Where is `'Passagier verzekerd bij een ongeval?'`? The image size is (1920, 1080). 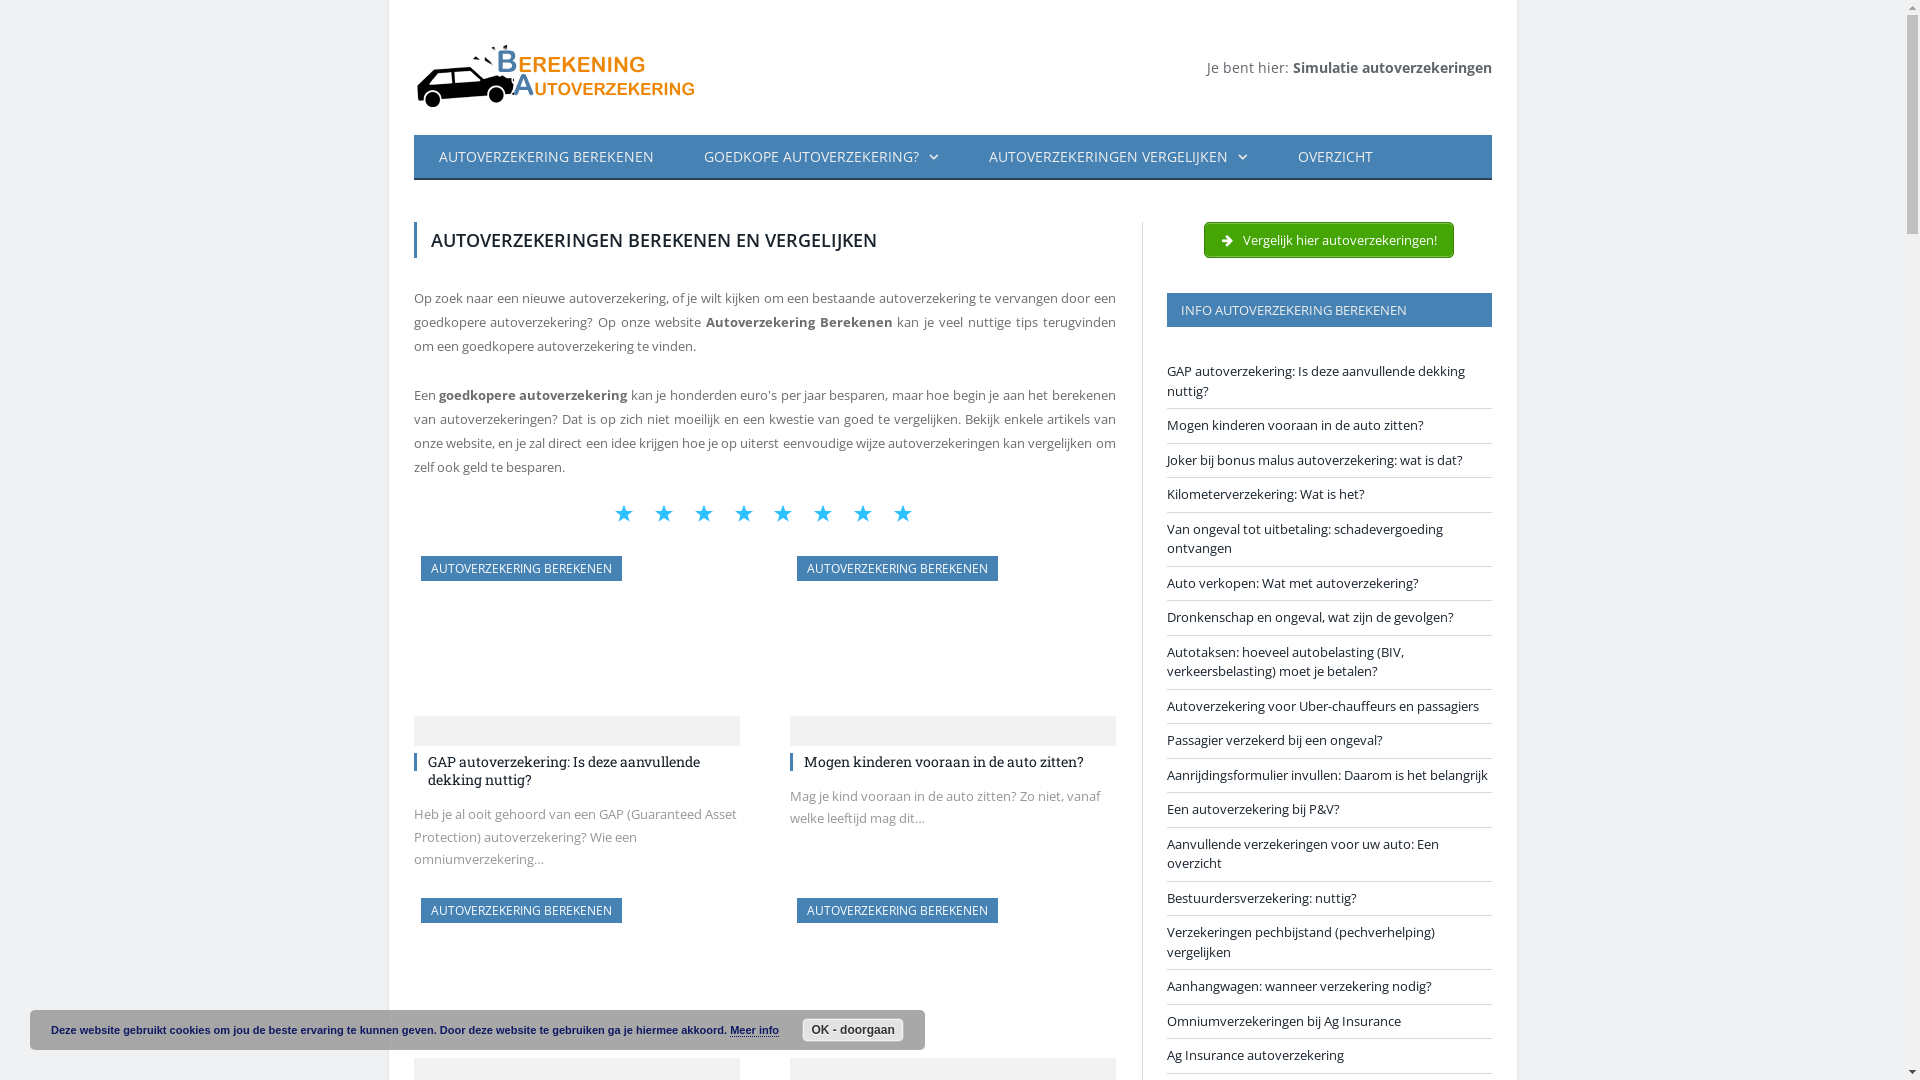 'Passagier verzekerd bij een ongeval?' is located at coordinates (1272, 740).